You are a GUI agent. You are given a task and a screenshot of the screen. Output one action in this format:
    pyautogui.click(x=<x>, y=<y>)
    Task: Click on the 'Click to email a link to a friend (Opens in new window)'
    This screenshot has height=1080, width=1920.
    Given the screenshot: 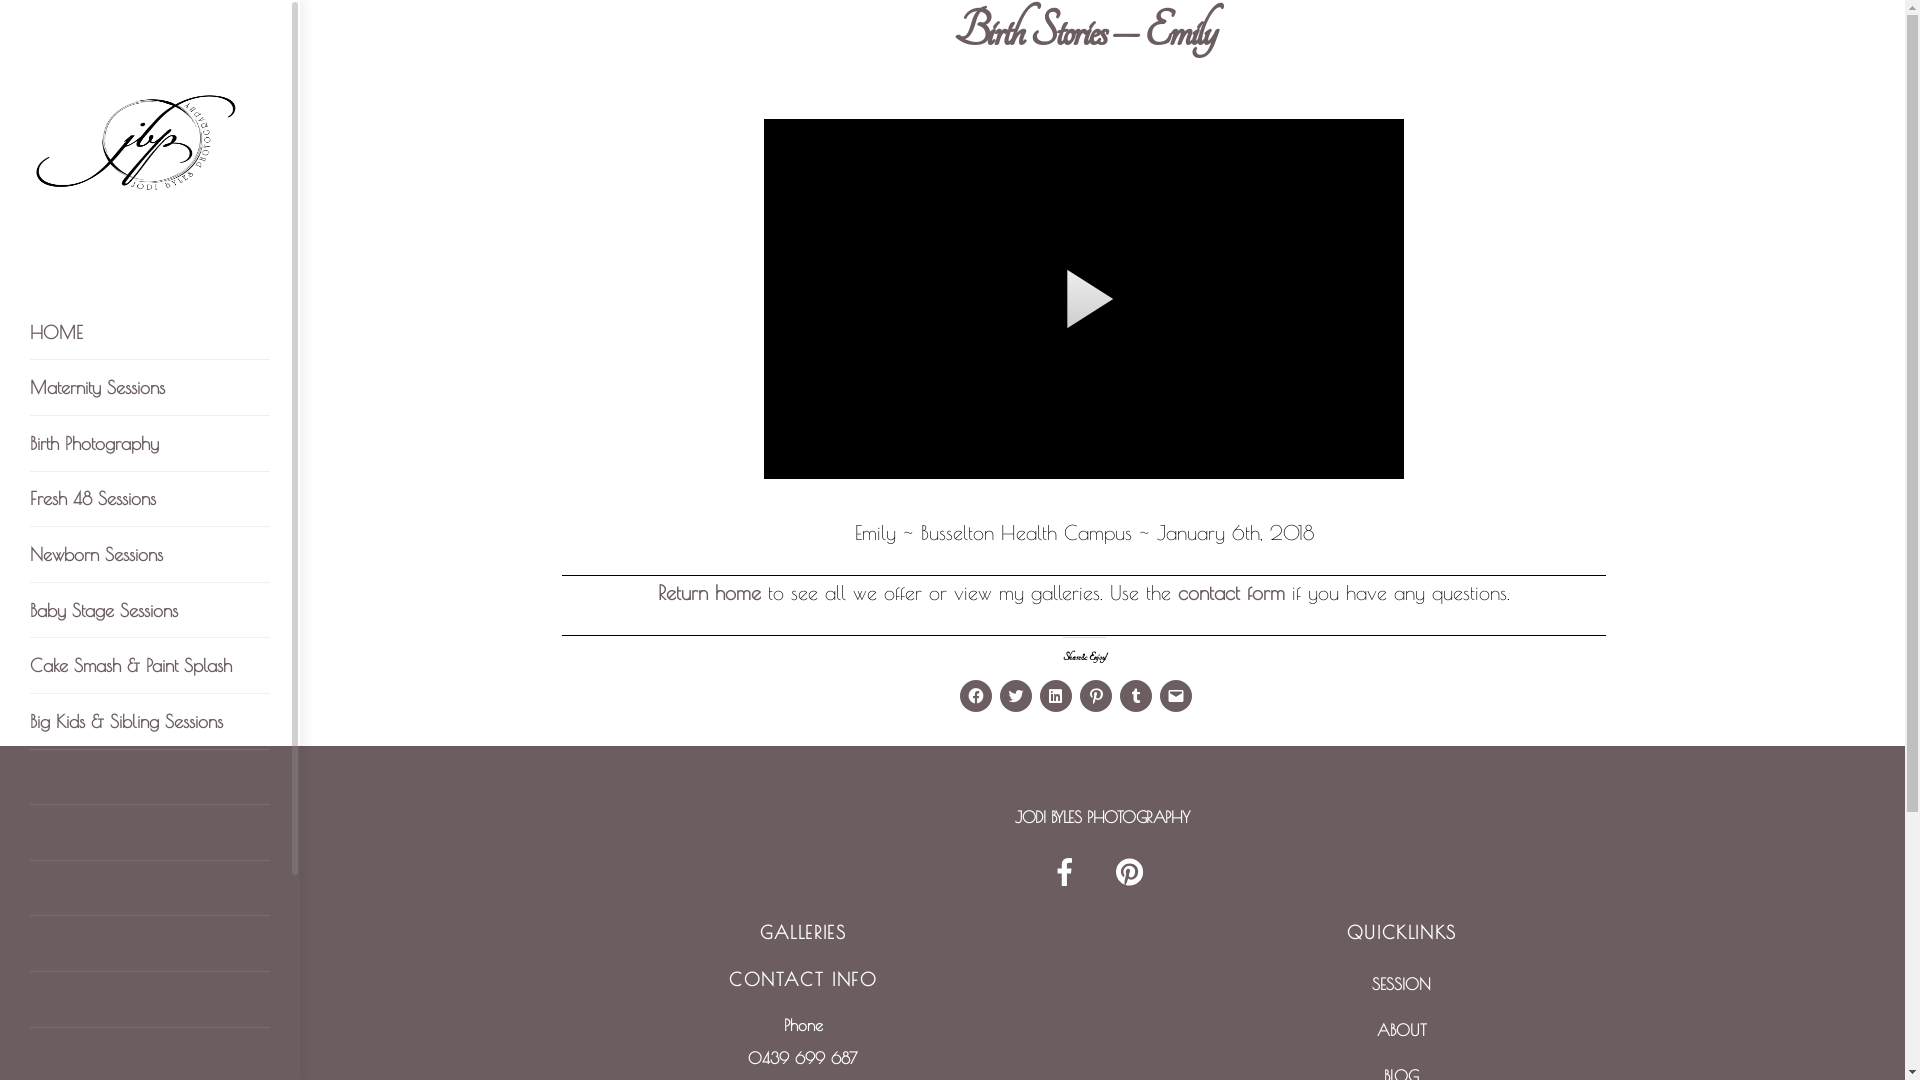 What is the action you would take?
    pyautogui.click(x=1160, y=694)
    